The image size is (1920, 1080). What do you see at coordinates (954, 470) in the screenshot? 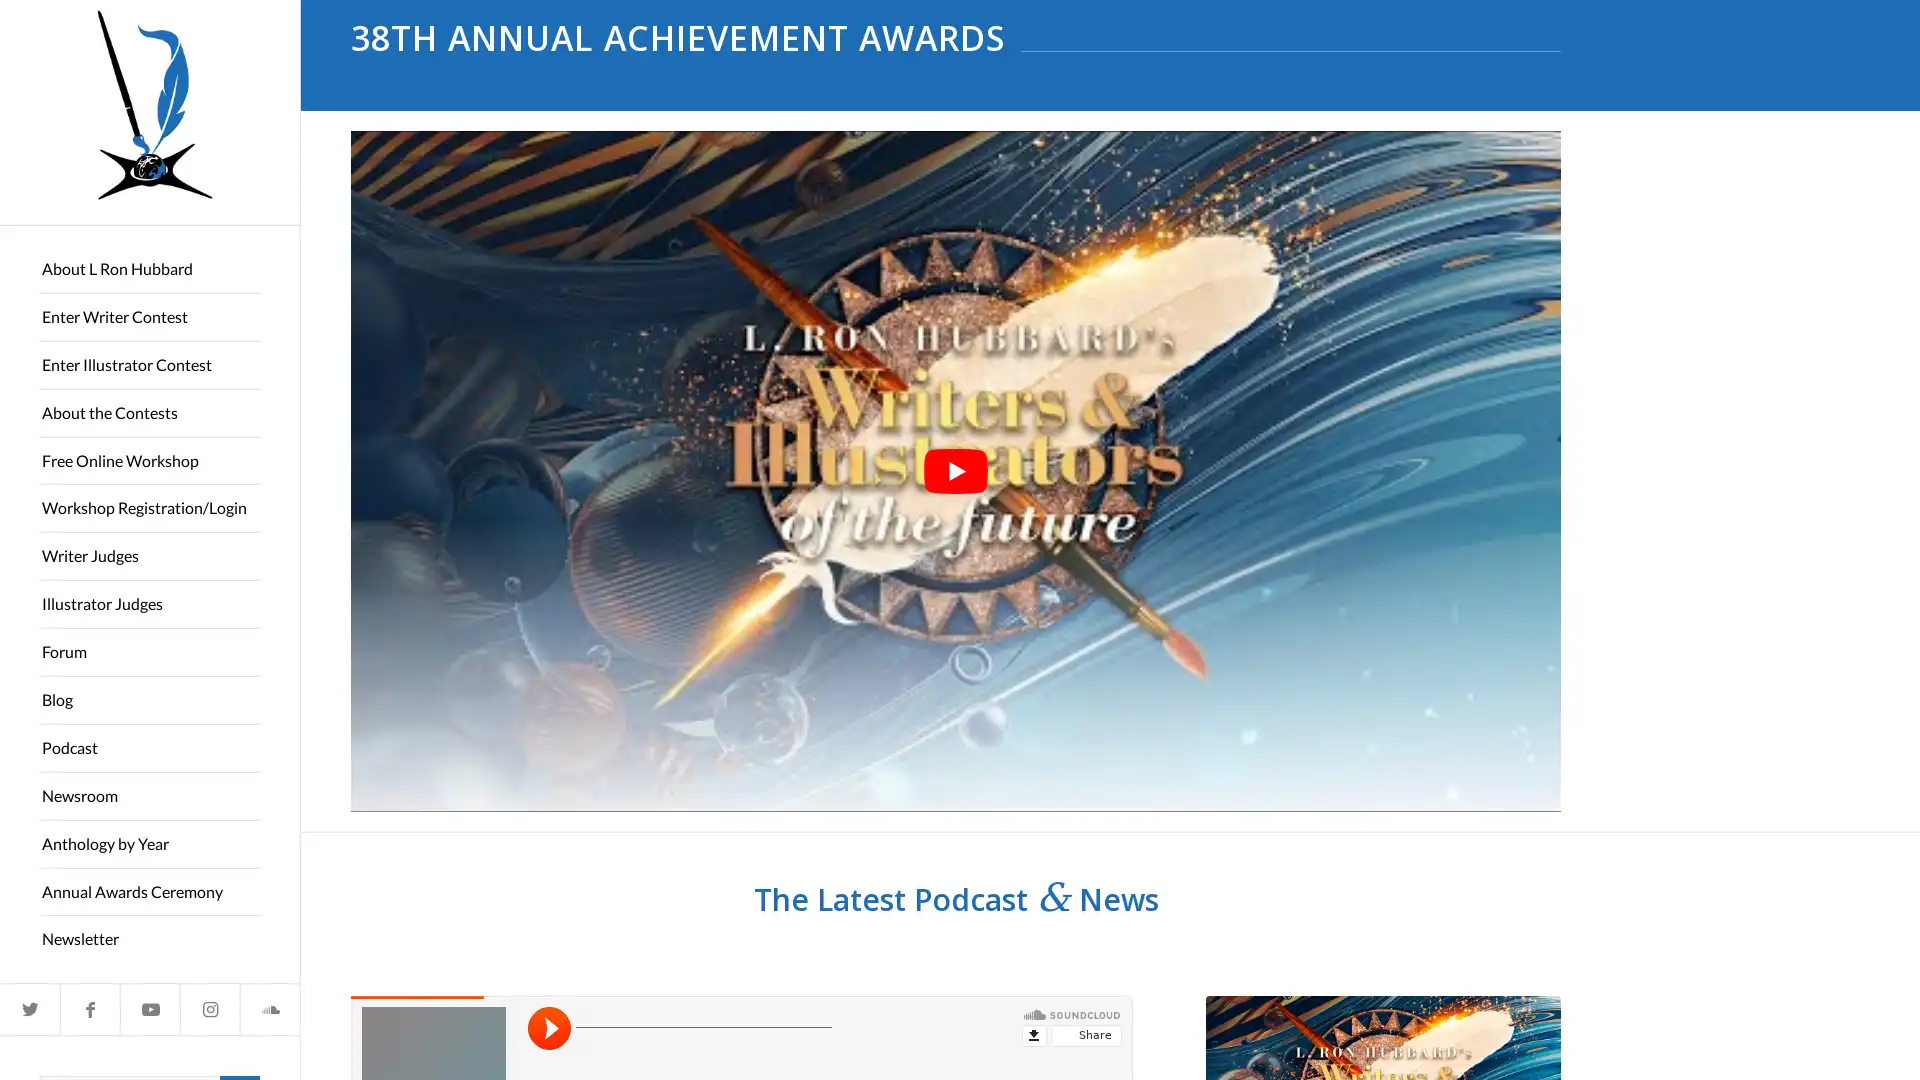
I see `play Youtube video` at bounding box center [954, 470].